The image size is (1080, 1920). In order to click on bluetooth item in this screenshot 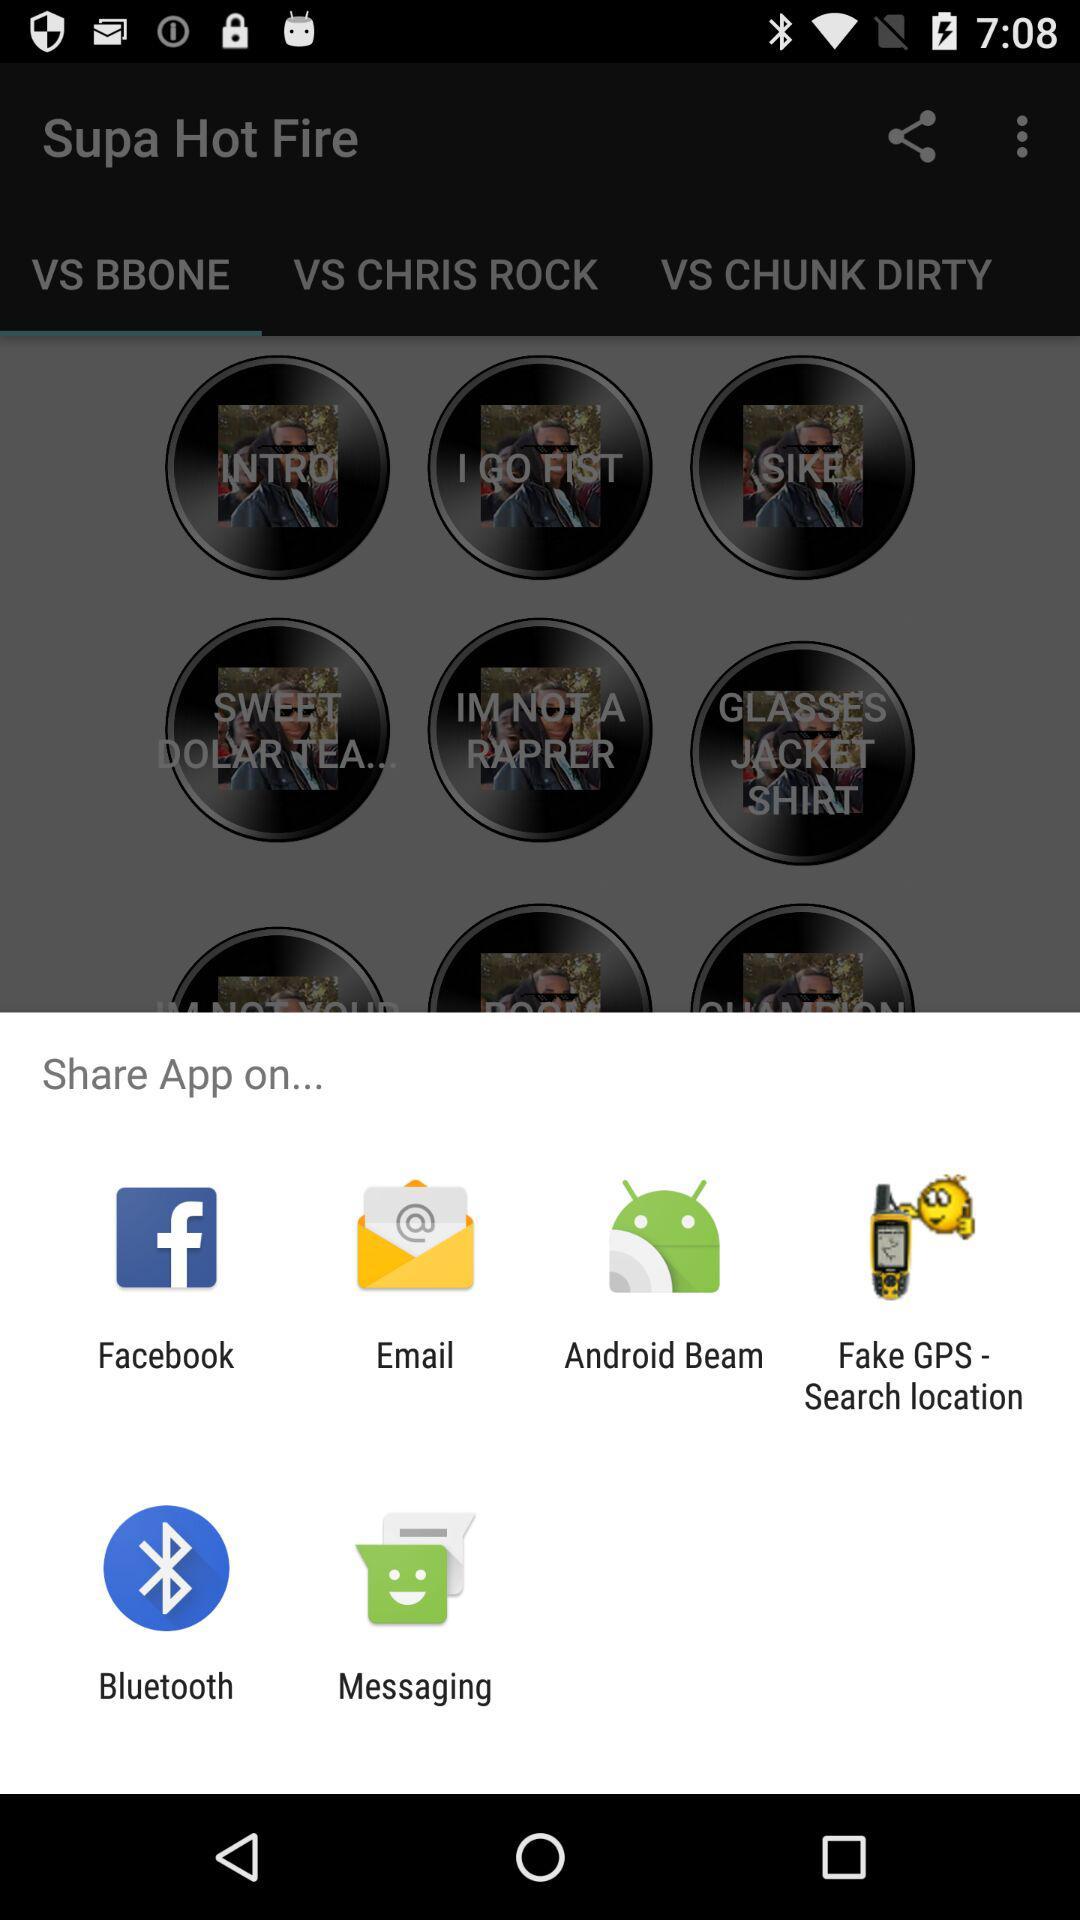, I will do `click(165, 1705)`.